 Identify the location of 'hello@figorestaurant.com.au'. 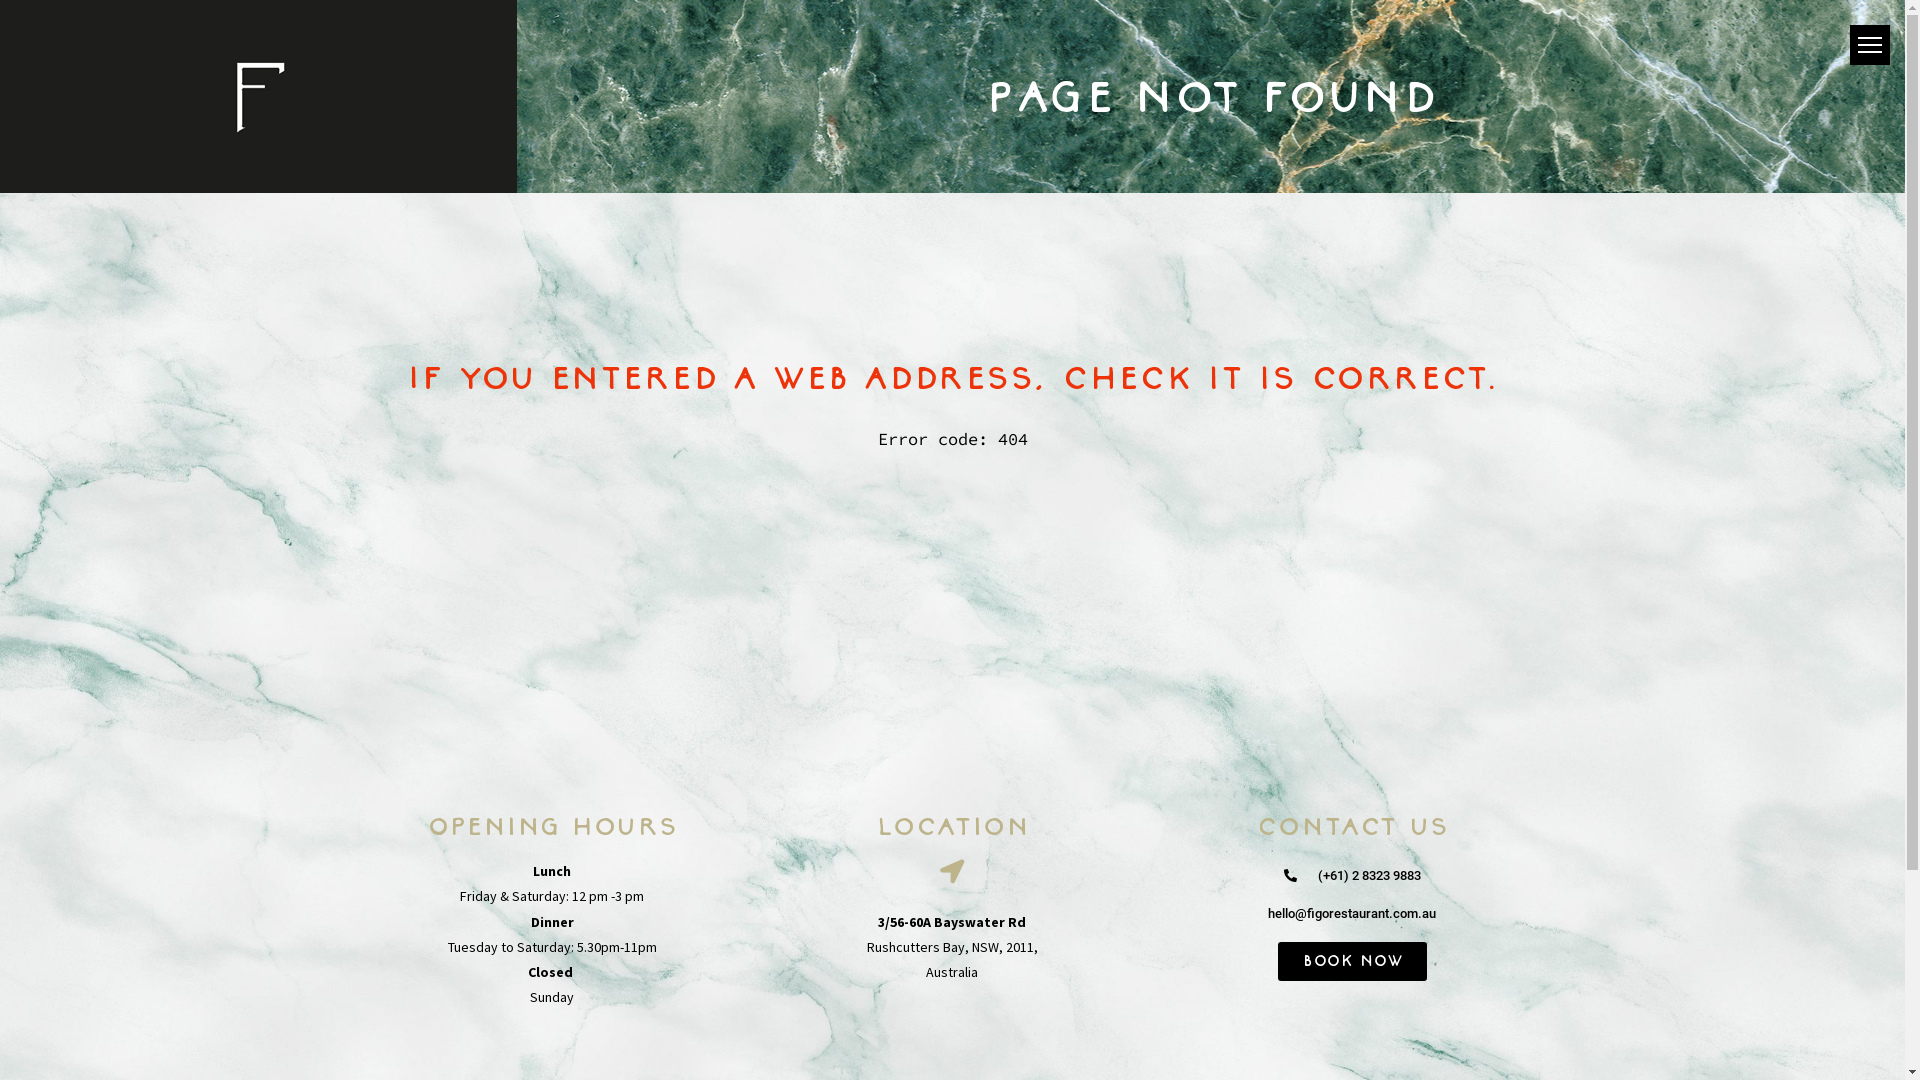
(1352, 913).